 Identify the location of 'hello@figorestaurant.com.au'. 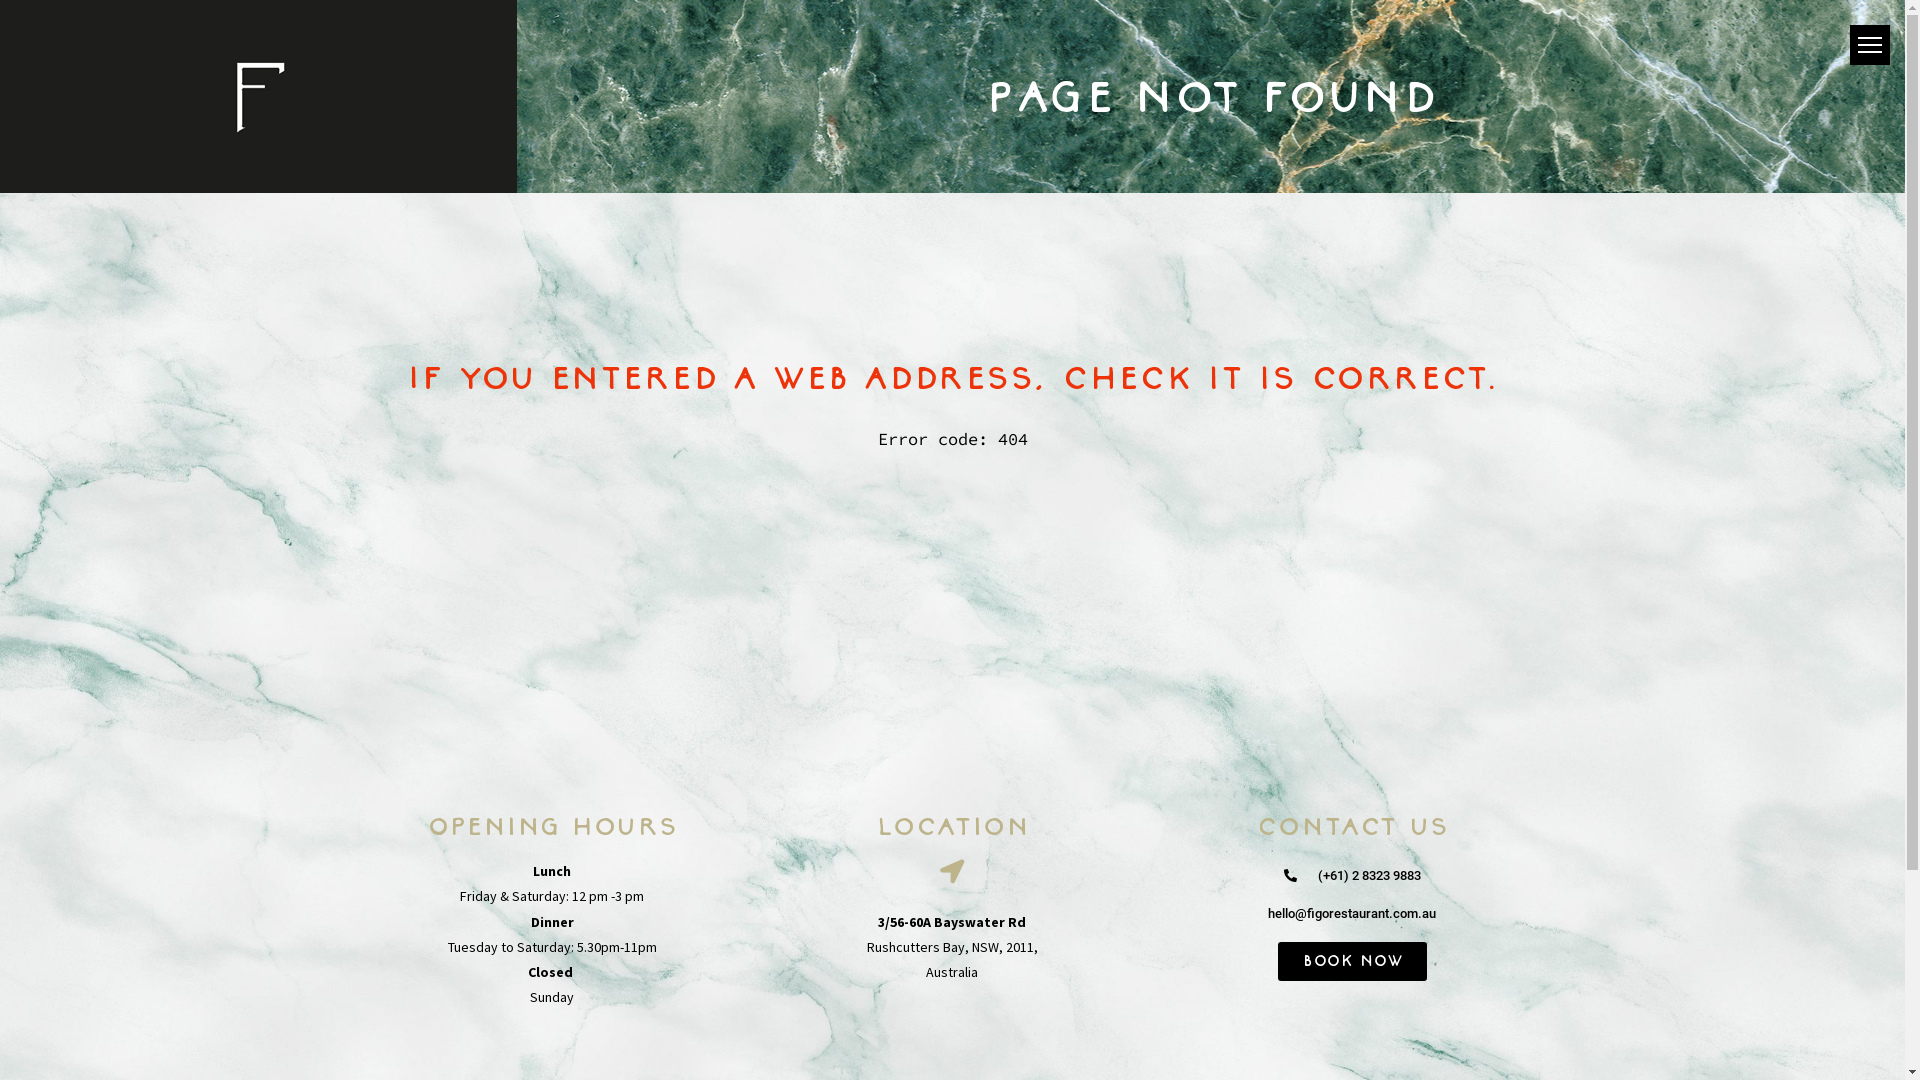
(1352, 913).